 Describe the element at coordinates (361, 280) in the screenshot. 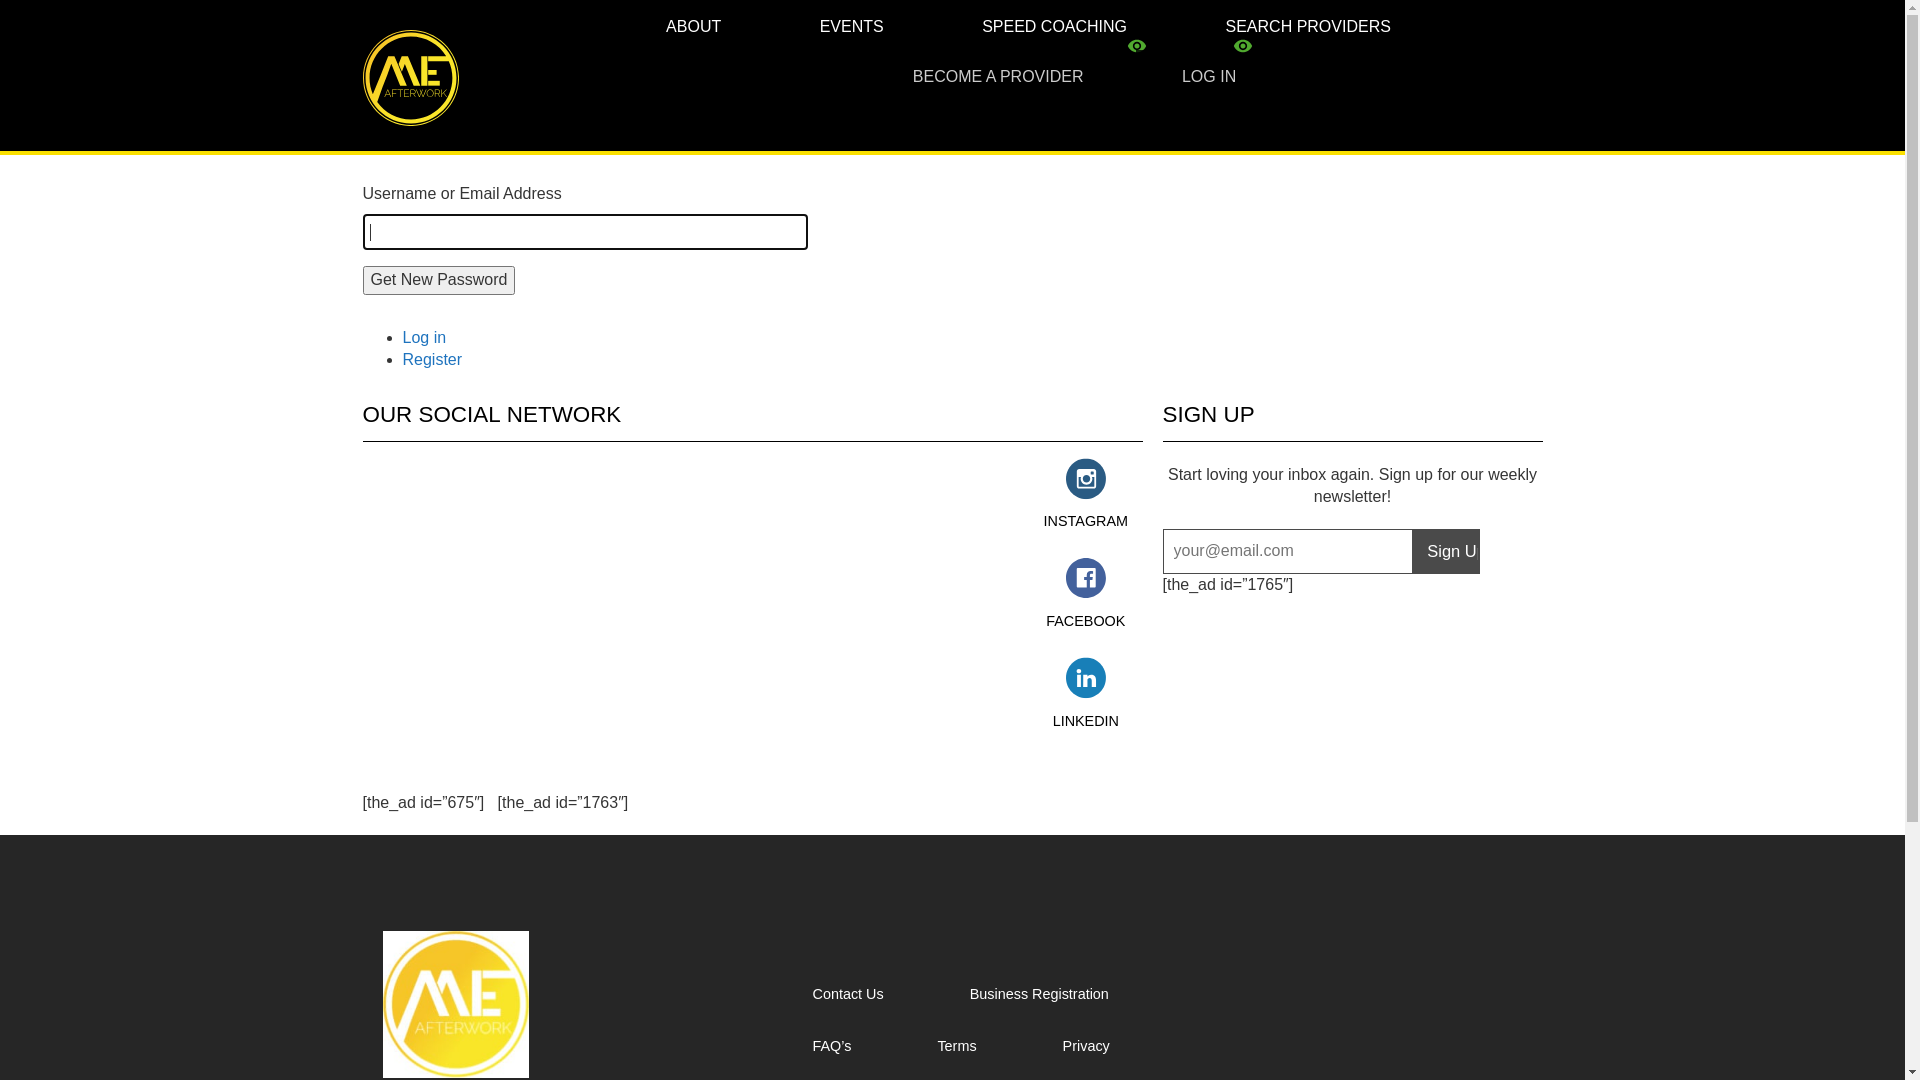

I see `'Get New Password'` at that location.